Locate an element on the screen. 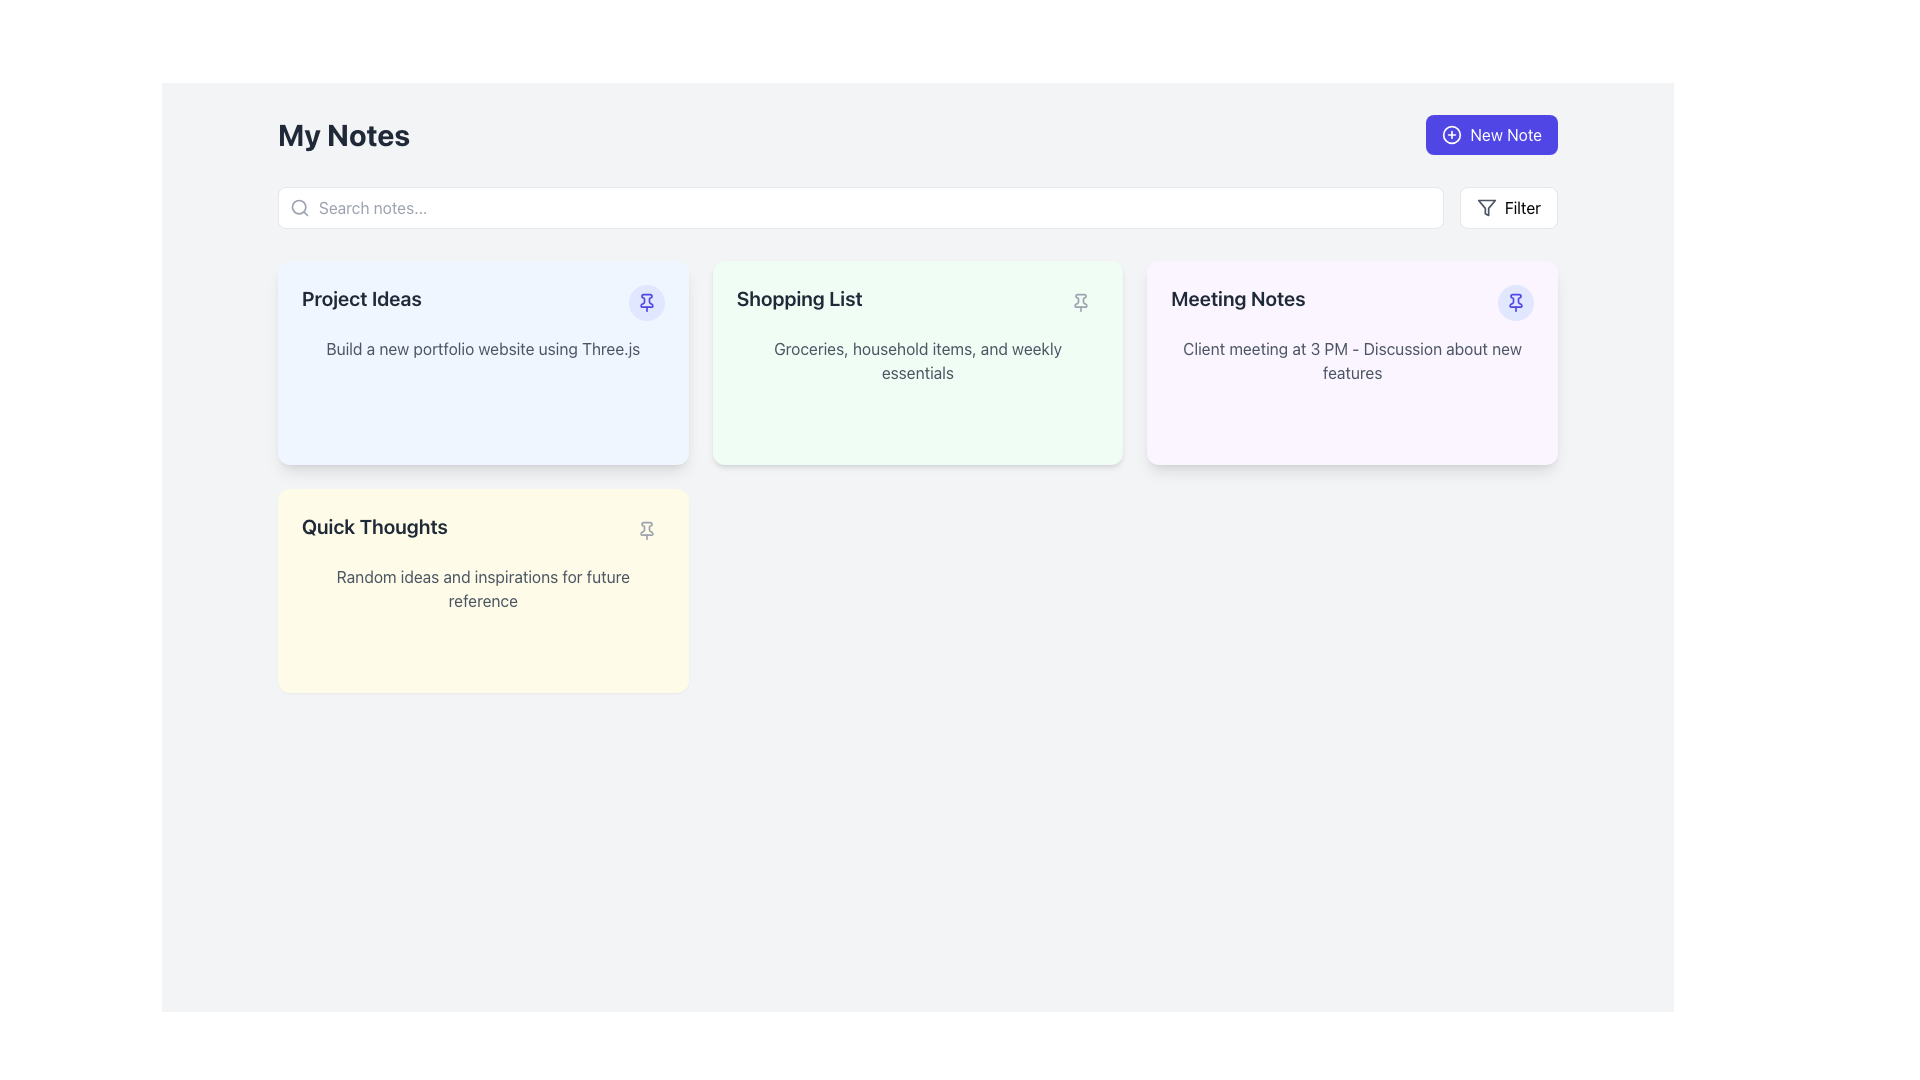  the filter button located on the top-right side of the interface, adjacent to the search bar is located at coordinates (1508, 208).